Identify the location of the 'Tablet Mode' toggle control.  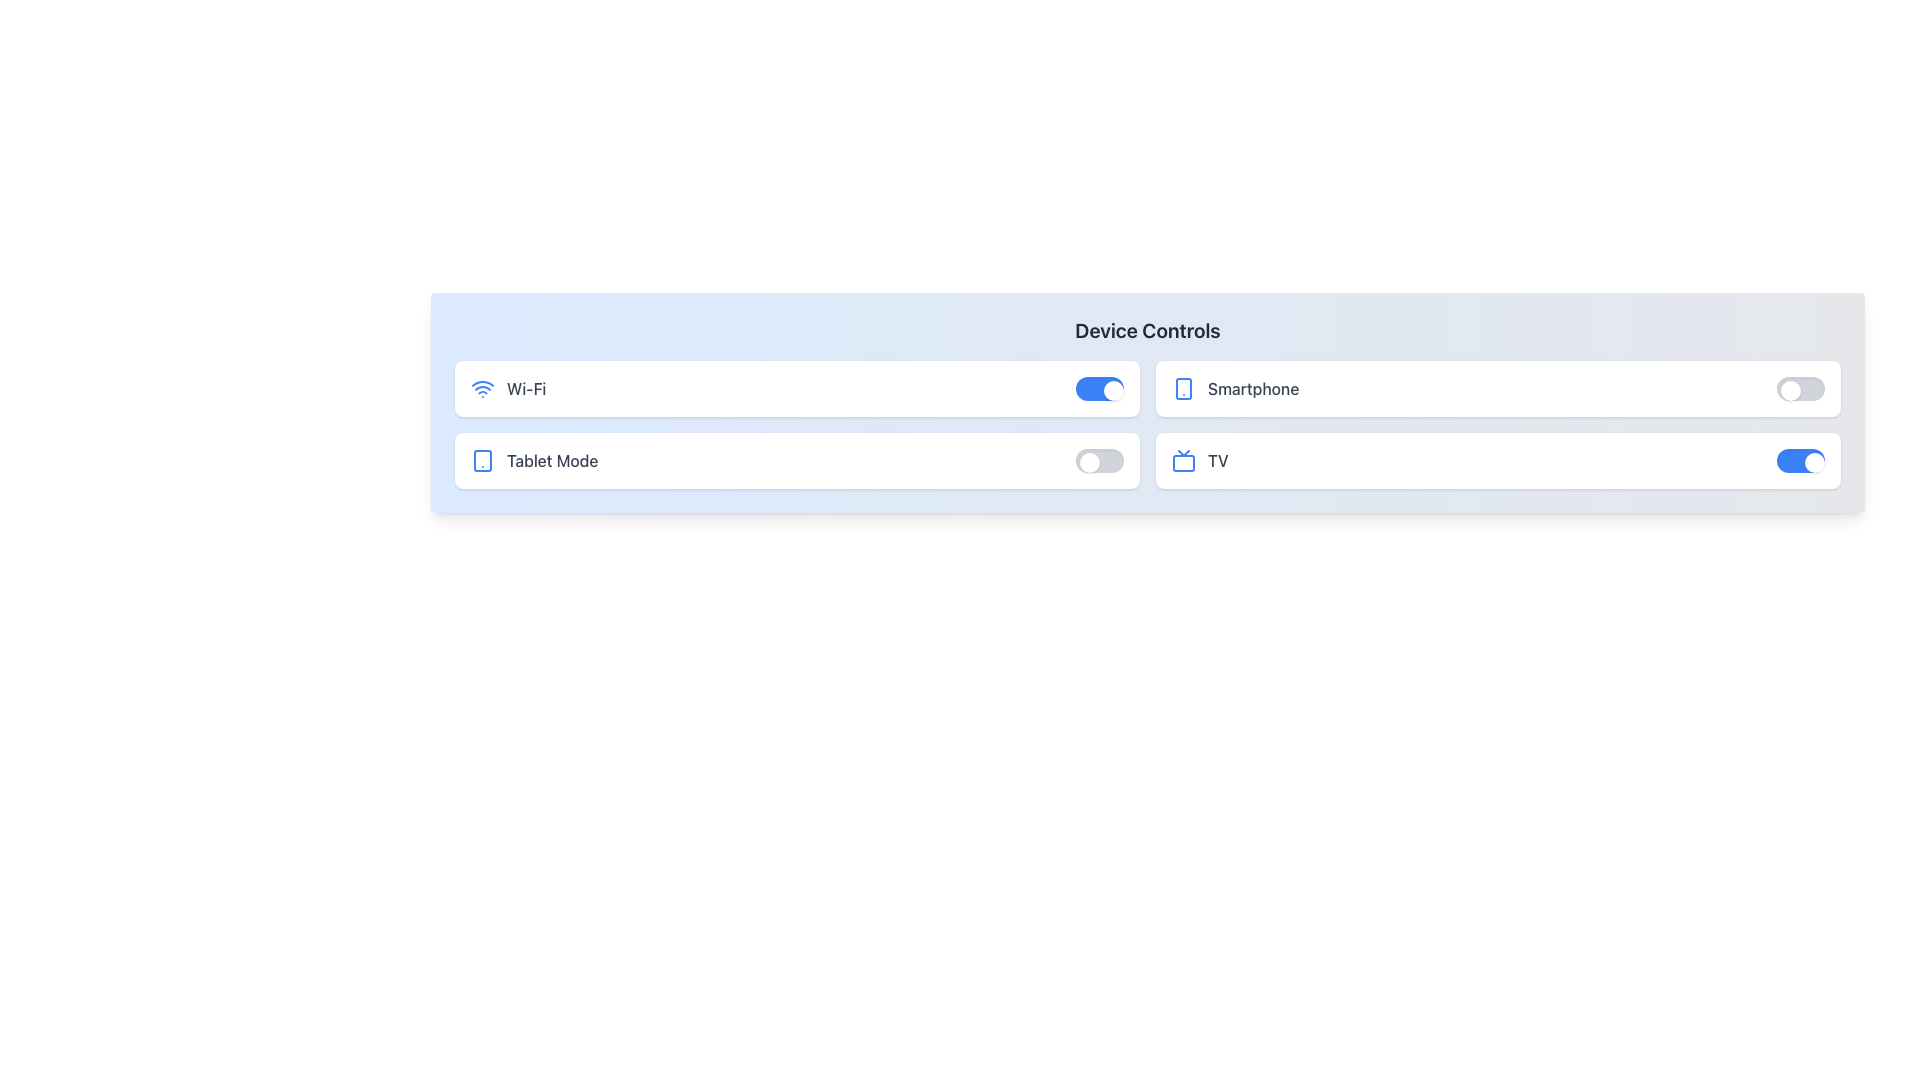
(796, 461).